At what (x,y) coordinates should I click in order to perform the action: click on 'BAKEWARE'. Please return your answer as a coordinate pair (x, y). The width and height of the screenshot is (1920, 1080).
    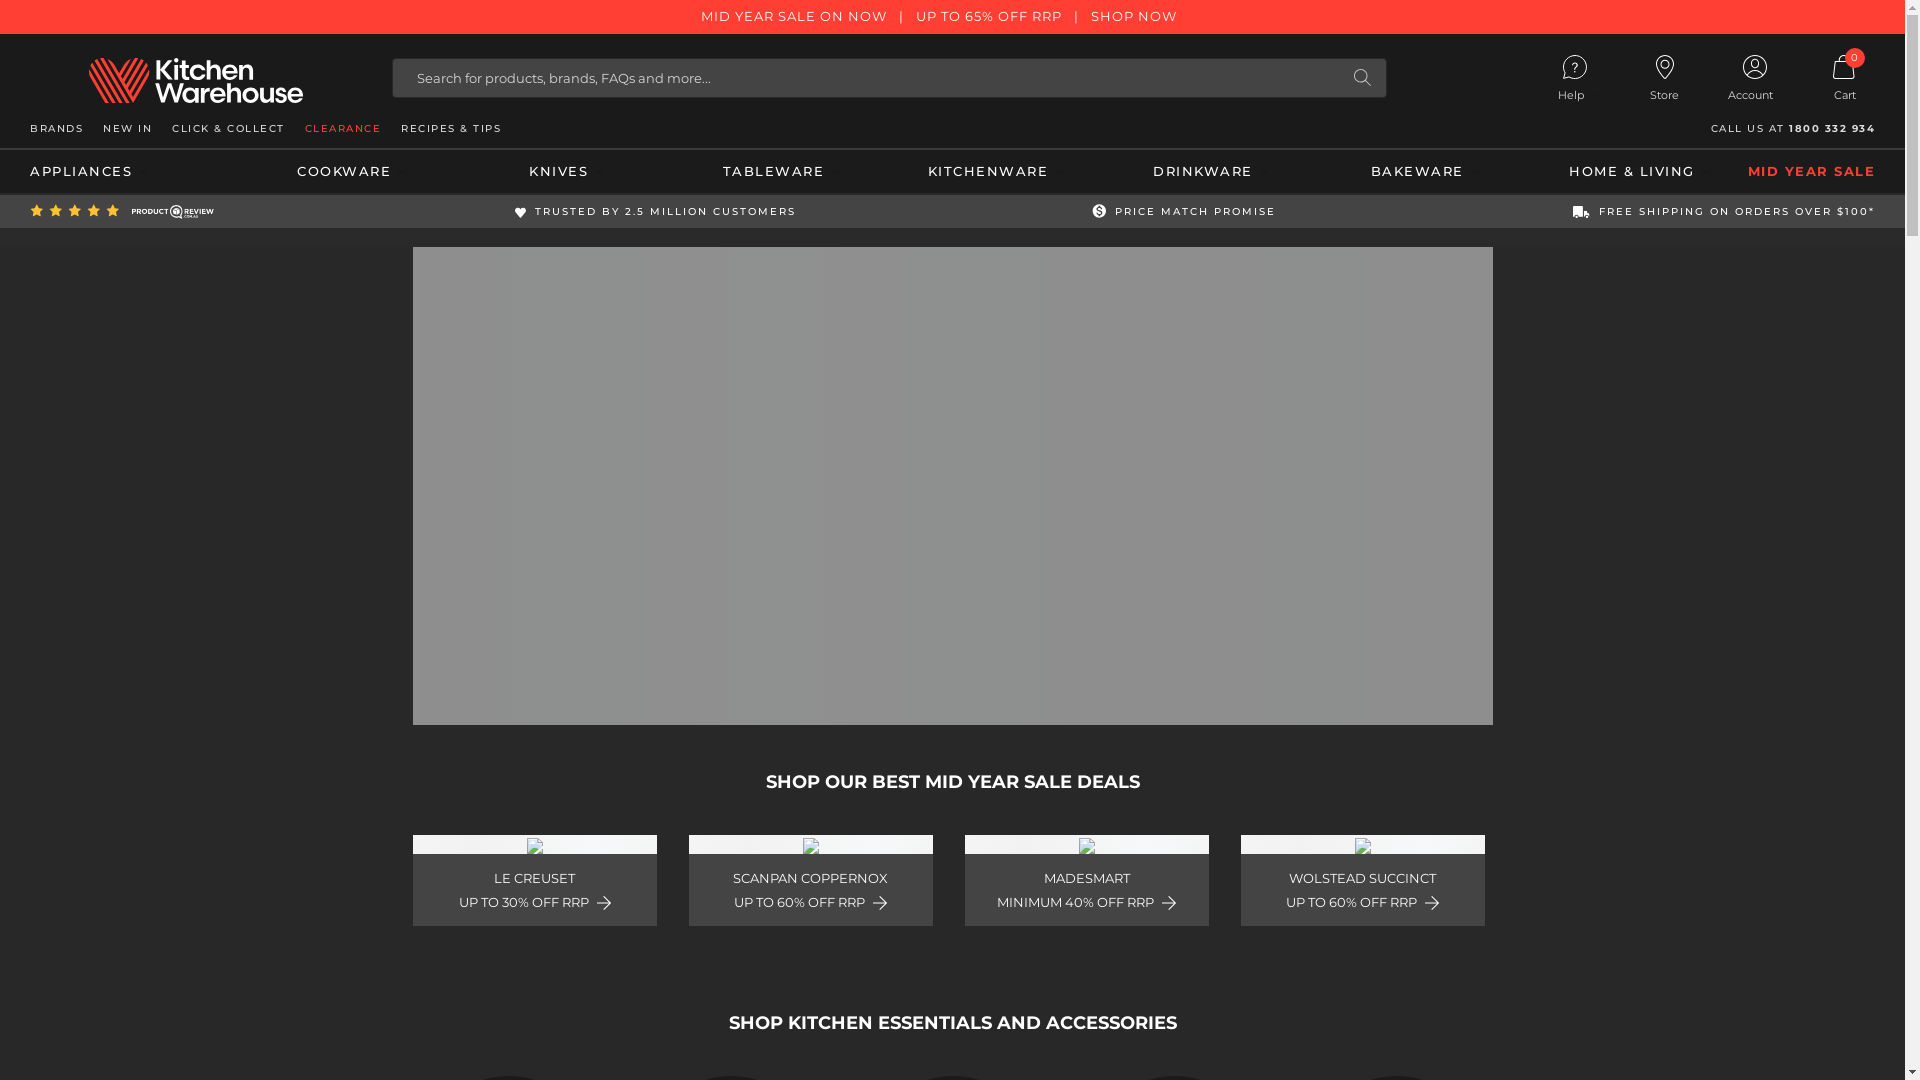
    Looking at the image, I should click on (1424, 171).